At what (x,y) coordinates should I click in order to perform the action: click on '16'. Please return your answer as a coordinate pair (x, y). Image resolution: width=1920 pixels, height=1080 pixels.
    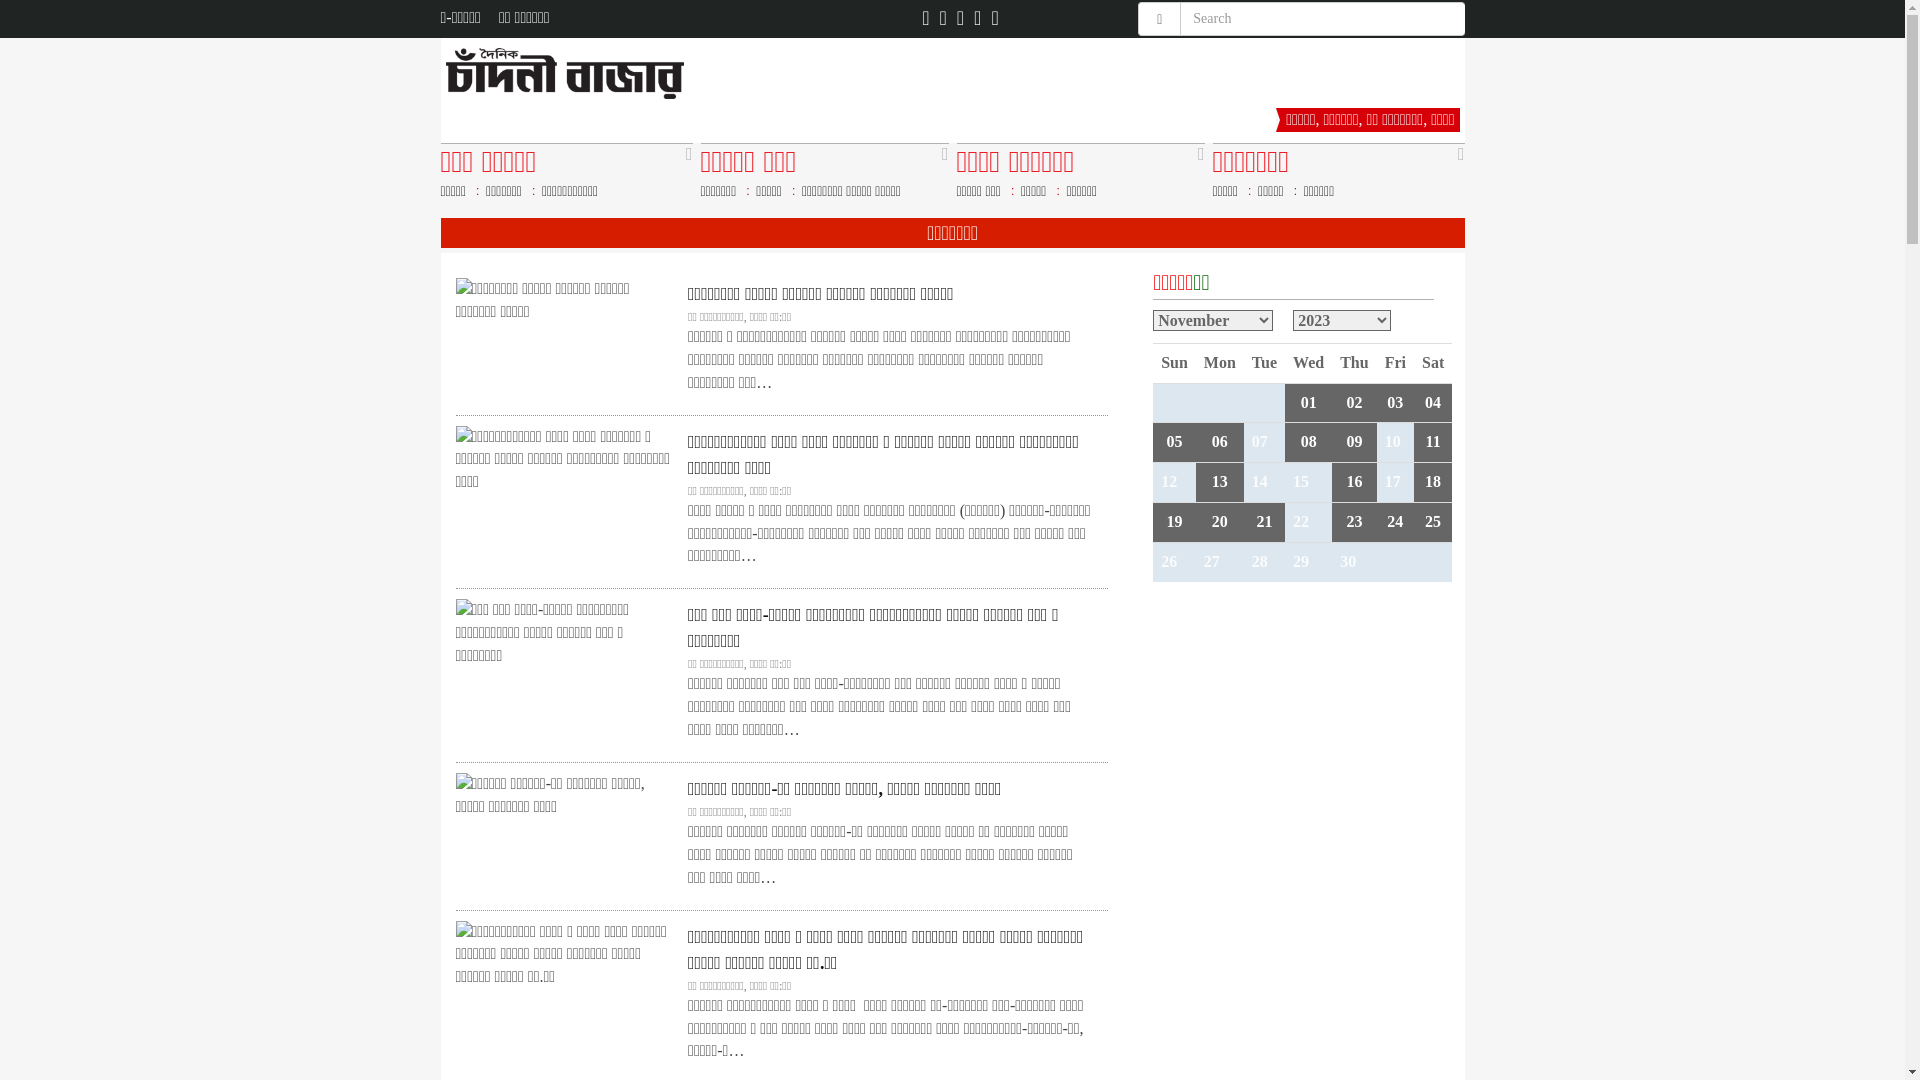
    Looking at the image, I should click on (1345, 481).